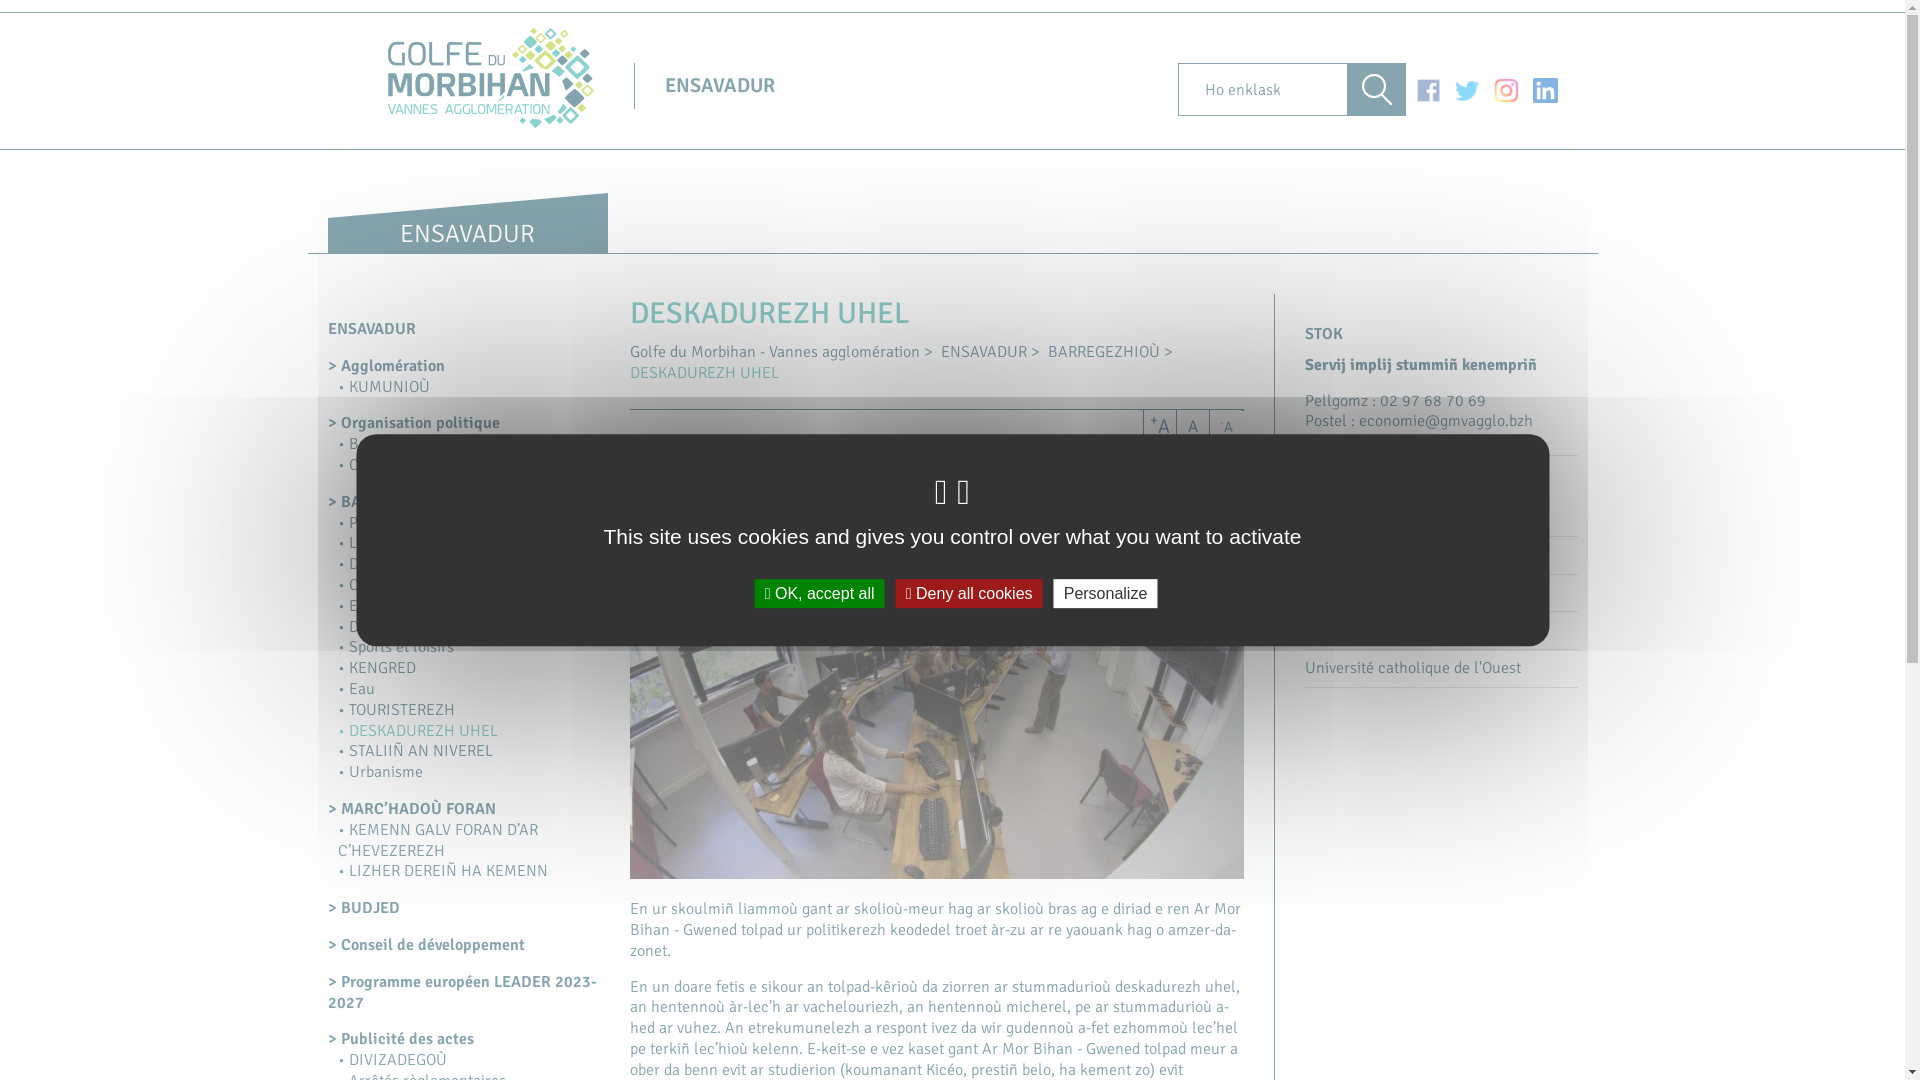 The height and width of the screenshot is (1080, 1920). Describe the element at coordinates (983, 350) in the screenshot. I see `'ENSAVADUR'` at that location.